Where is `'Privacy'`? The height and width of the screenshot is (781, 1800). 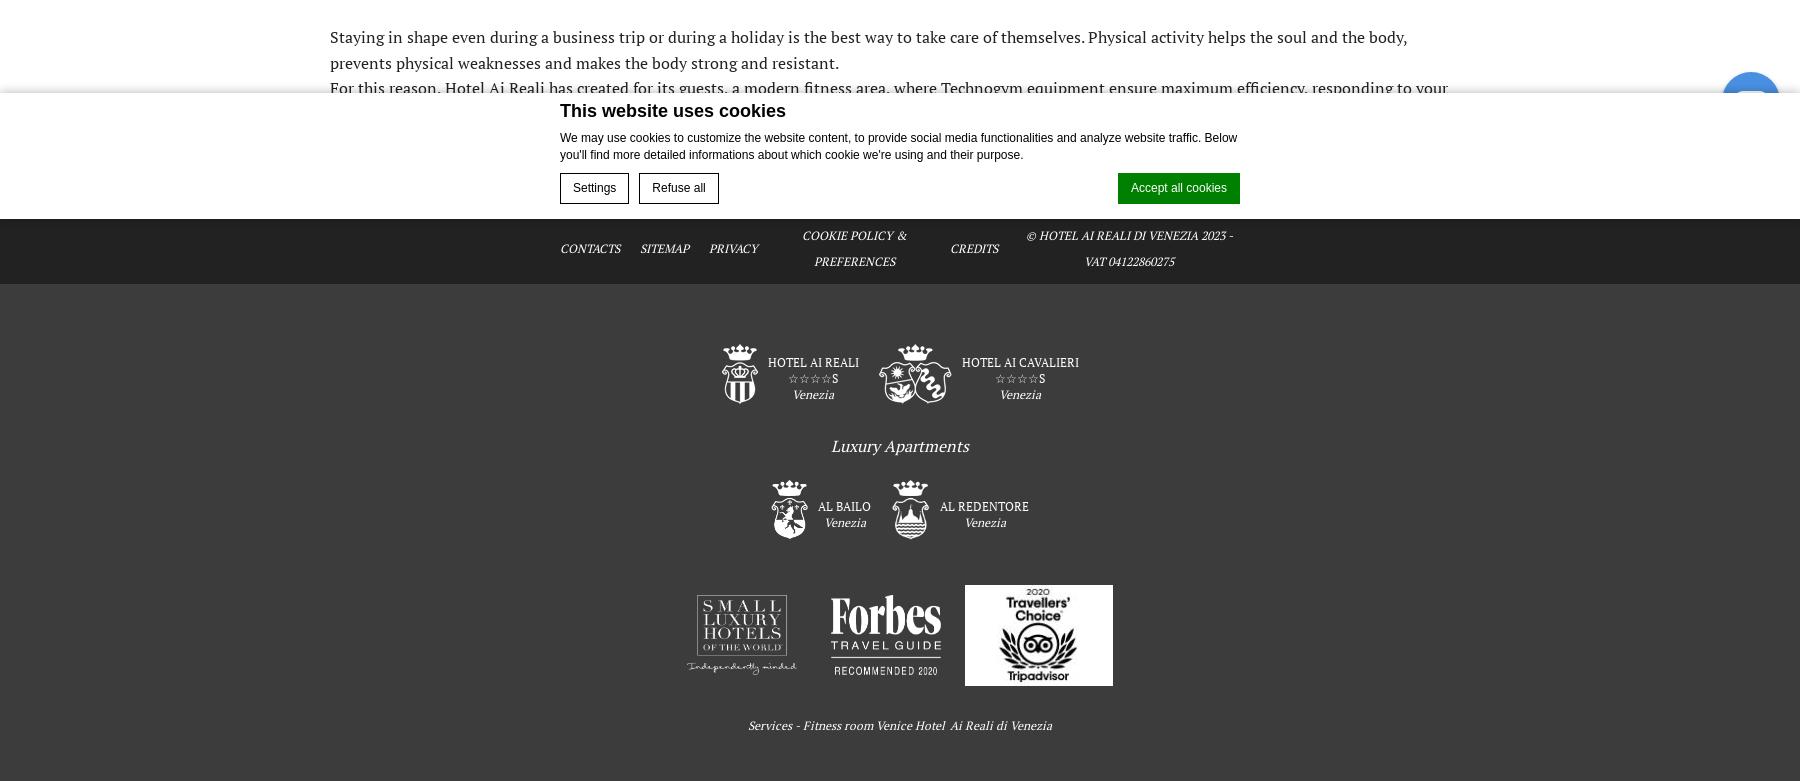 'Privacy' is located at coordinates (708, 247).